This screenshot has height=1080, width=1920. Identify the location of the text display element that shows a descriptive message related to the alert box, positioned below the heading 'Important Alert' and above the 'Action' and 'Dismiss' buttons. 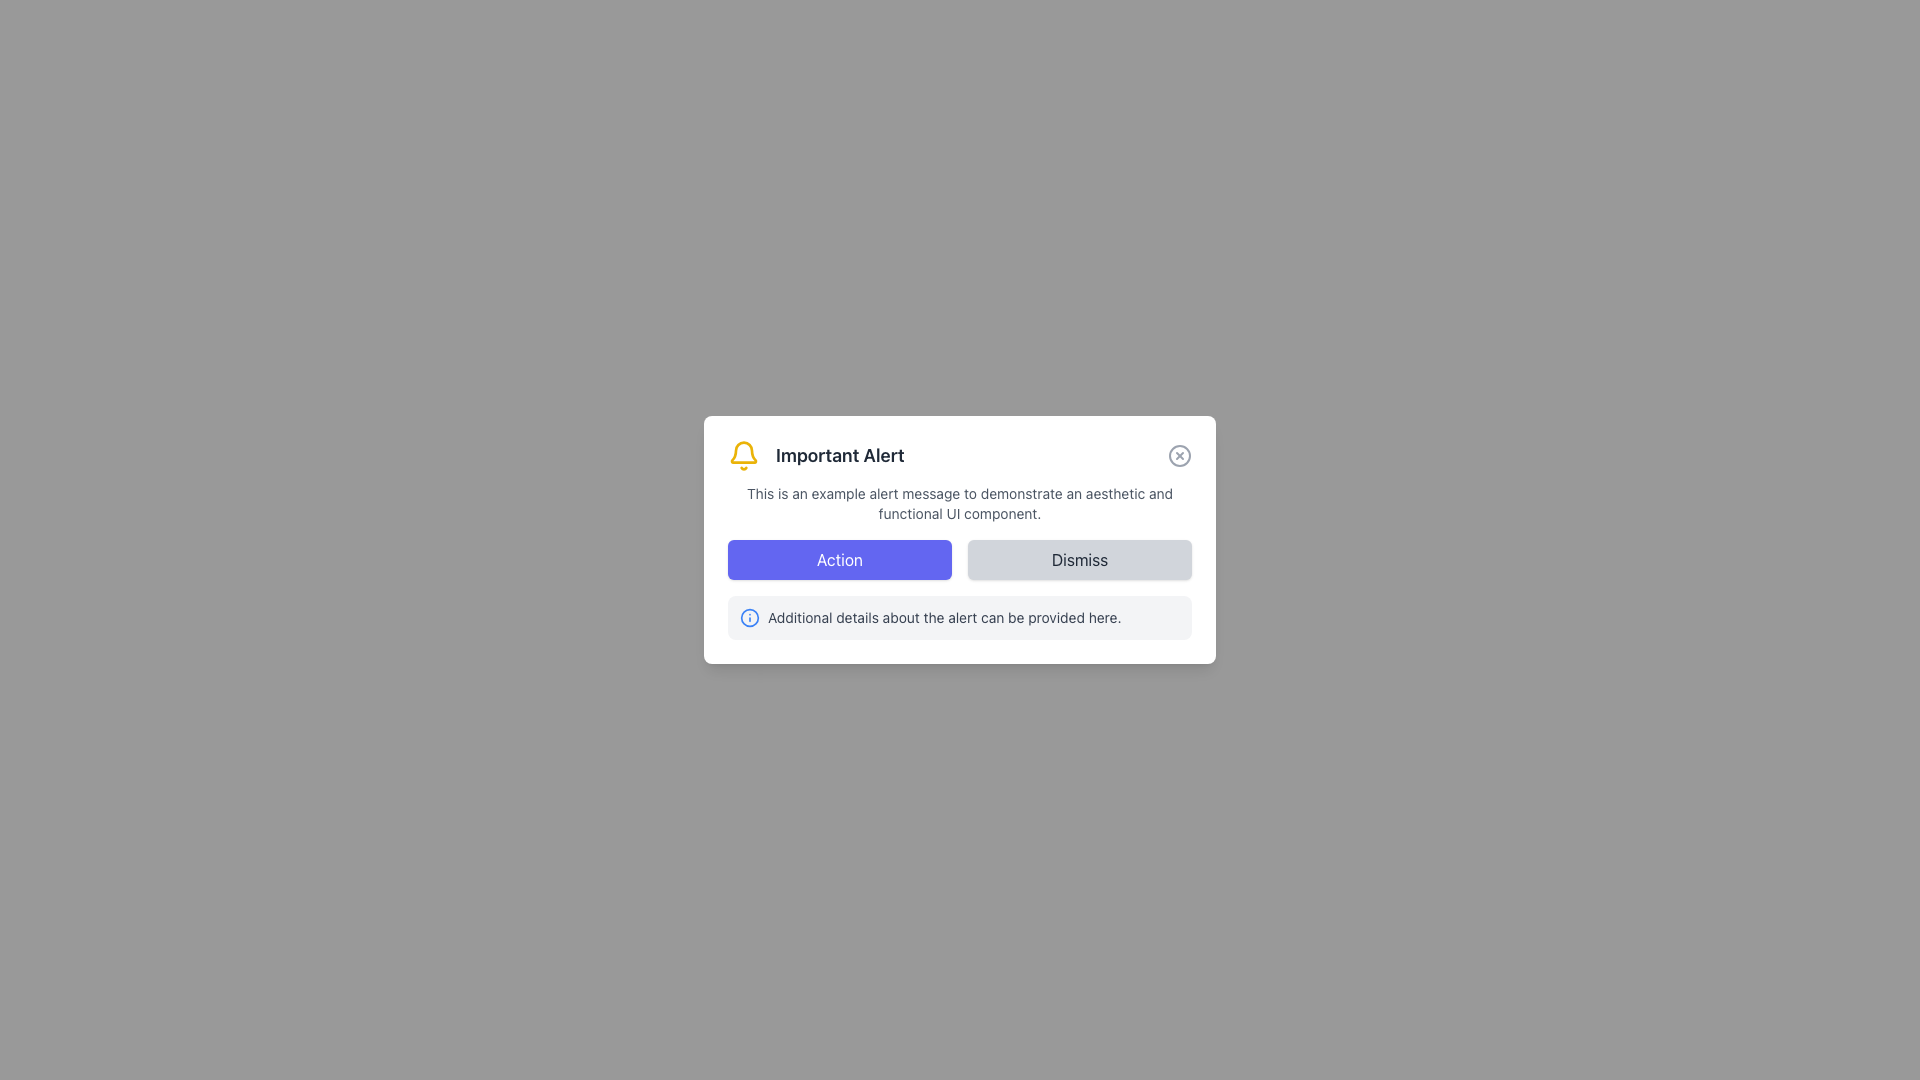
(960, 503).